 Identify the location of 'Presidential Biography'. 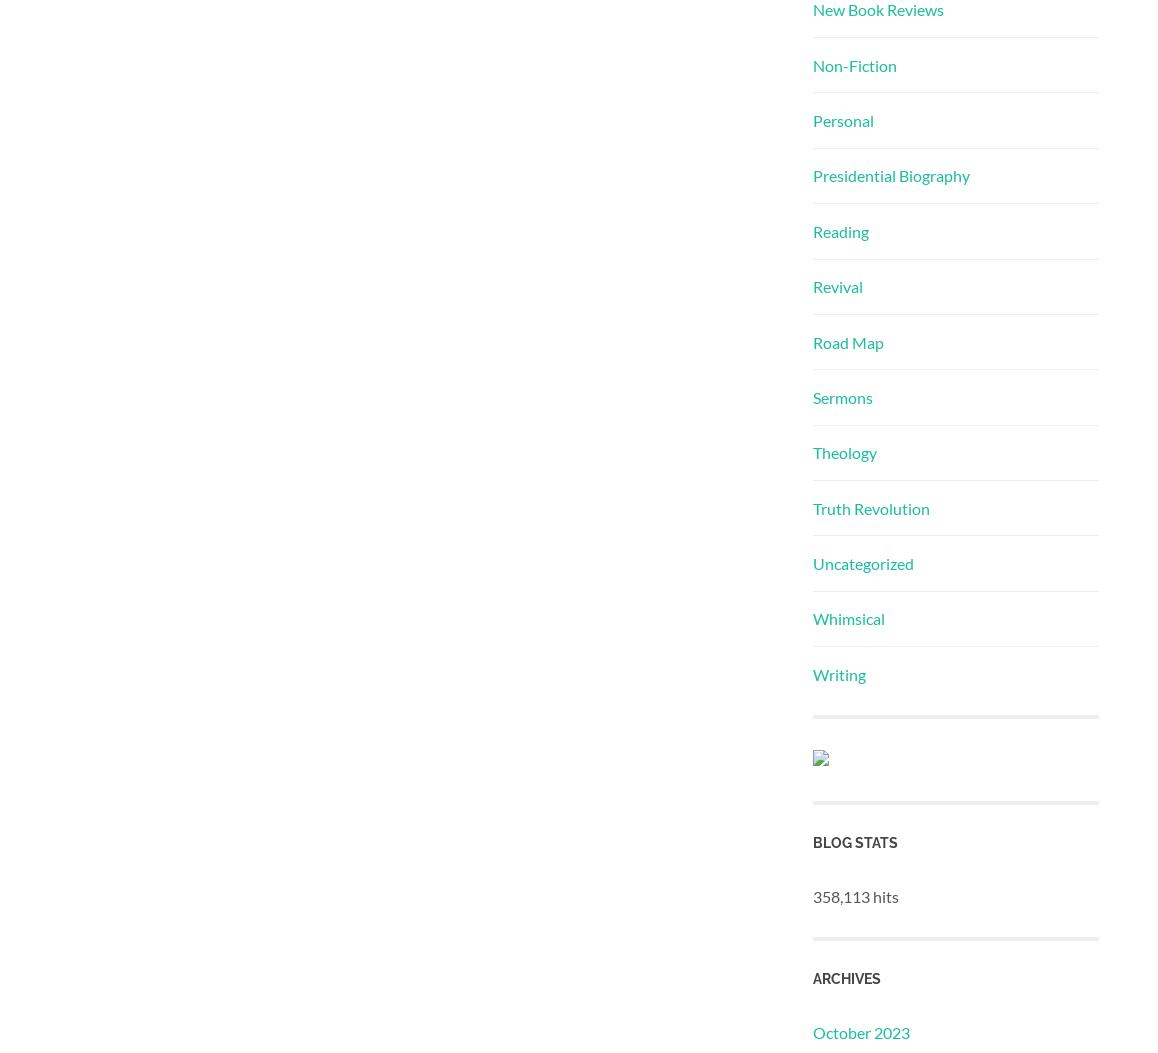
(891, 174).